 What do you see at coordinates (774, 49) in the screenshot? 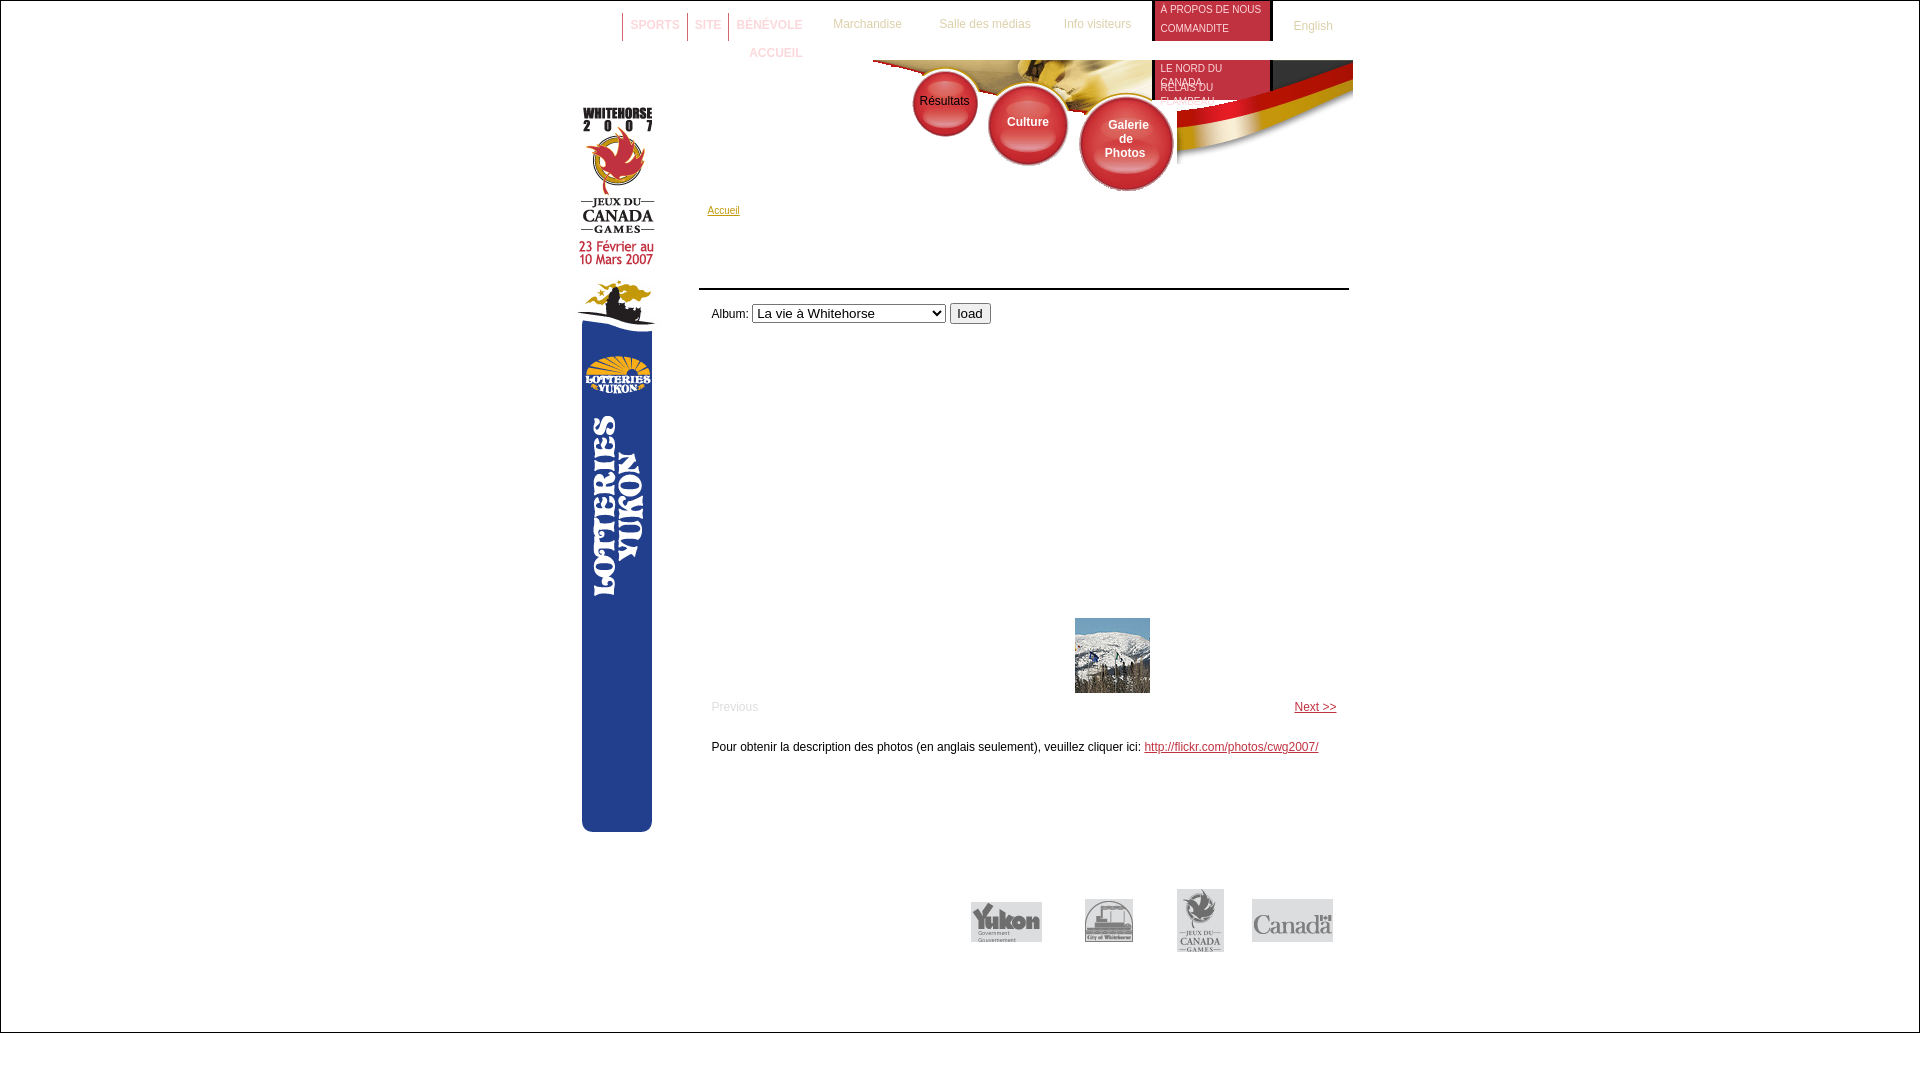
I see `'ACCUEIL'` at bounding box center [774, 49].